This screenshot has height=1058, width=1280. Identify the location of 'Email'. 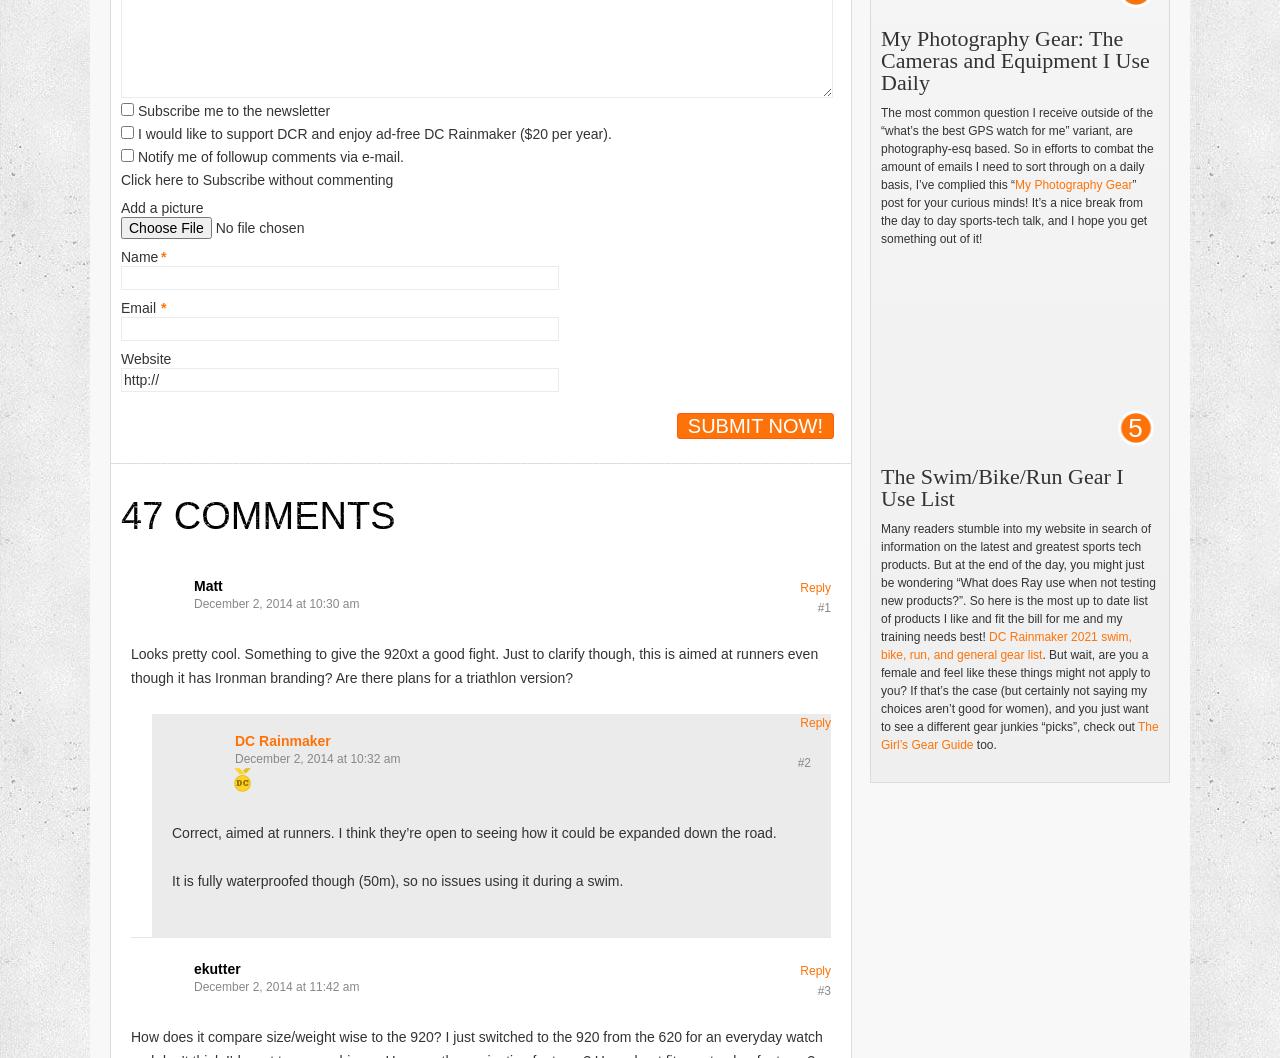
(137, 306).